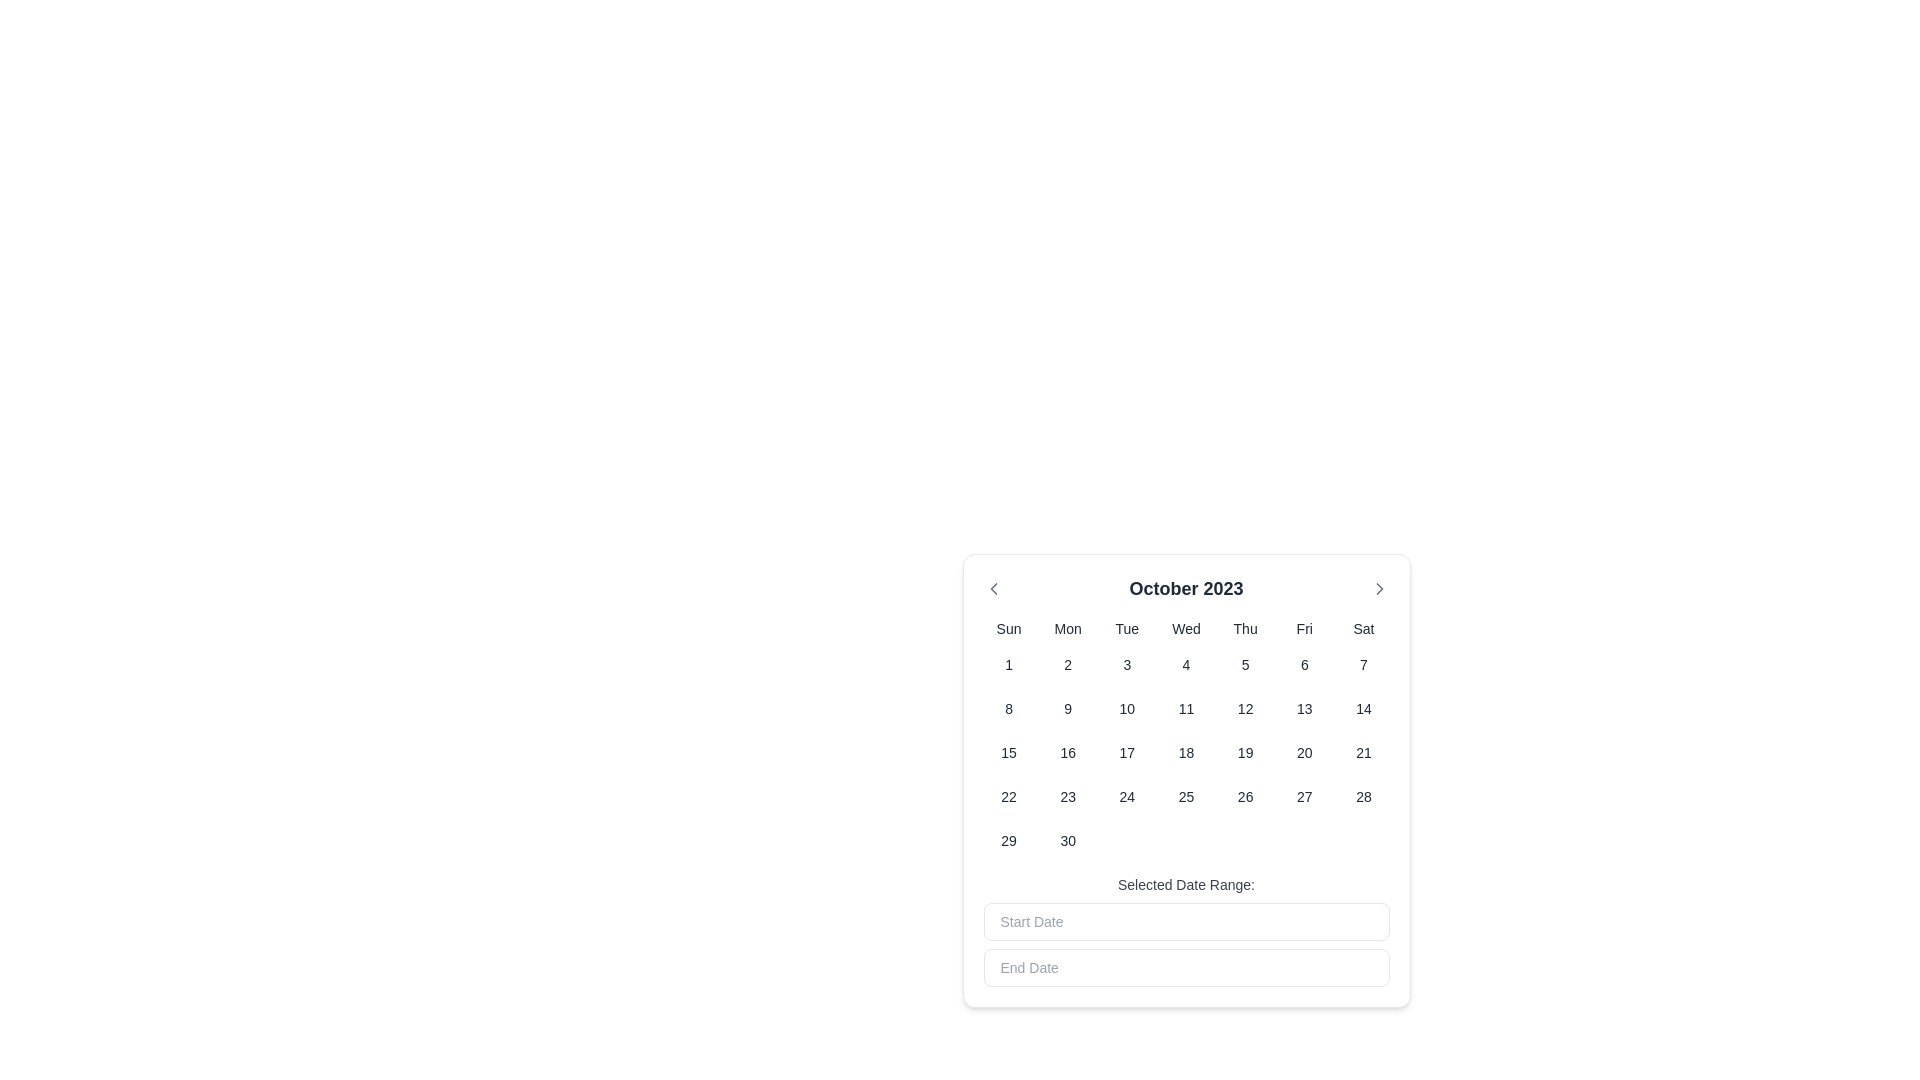 The height and width of the screenshot is (1080, 1920). I want to click on the clickable calendar cell located in the fourth column and fourth row of the calendar grid for additional information, so click(1067, 796).